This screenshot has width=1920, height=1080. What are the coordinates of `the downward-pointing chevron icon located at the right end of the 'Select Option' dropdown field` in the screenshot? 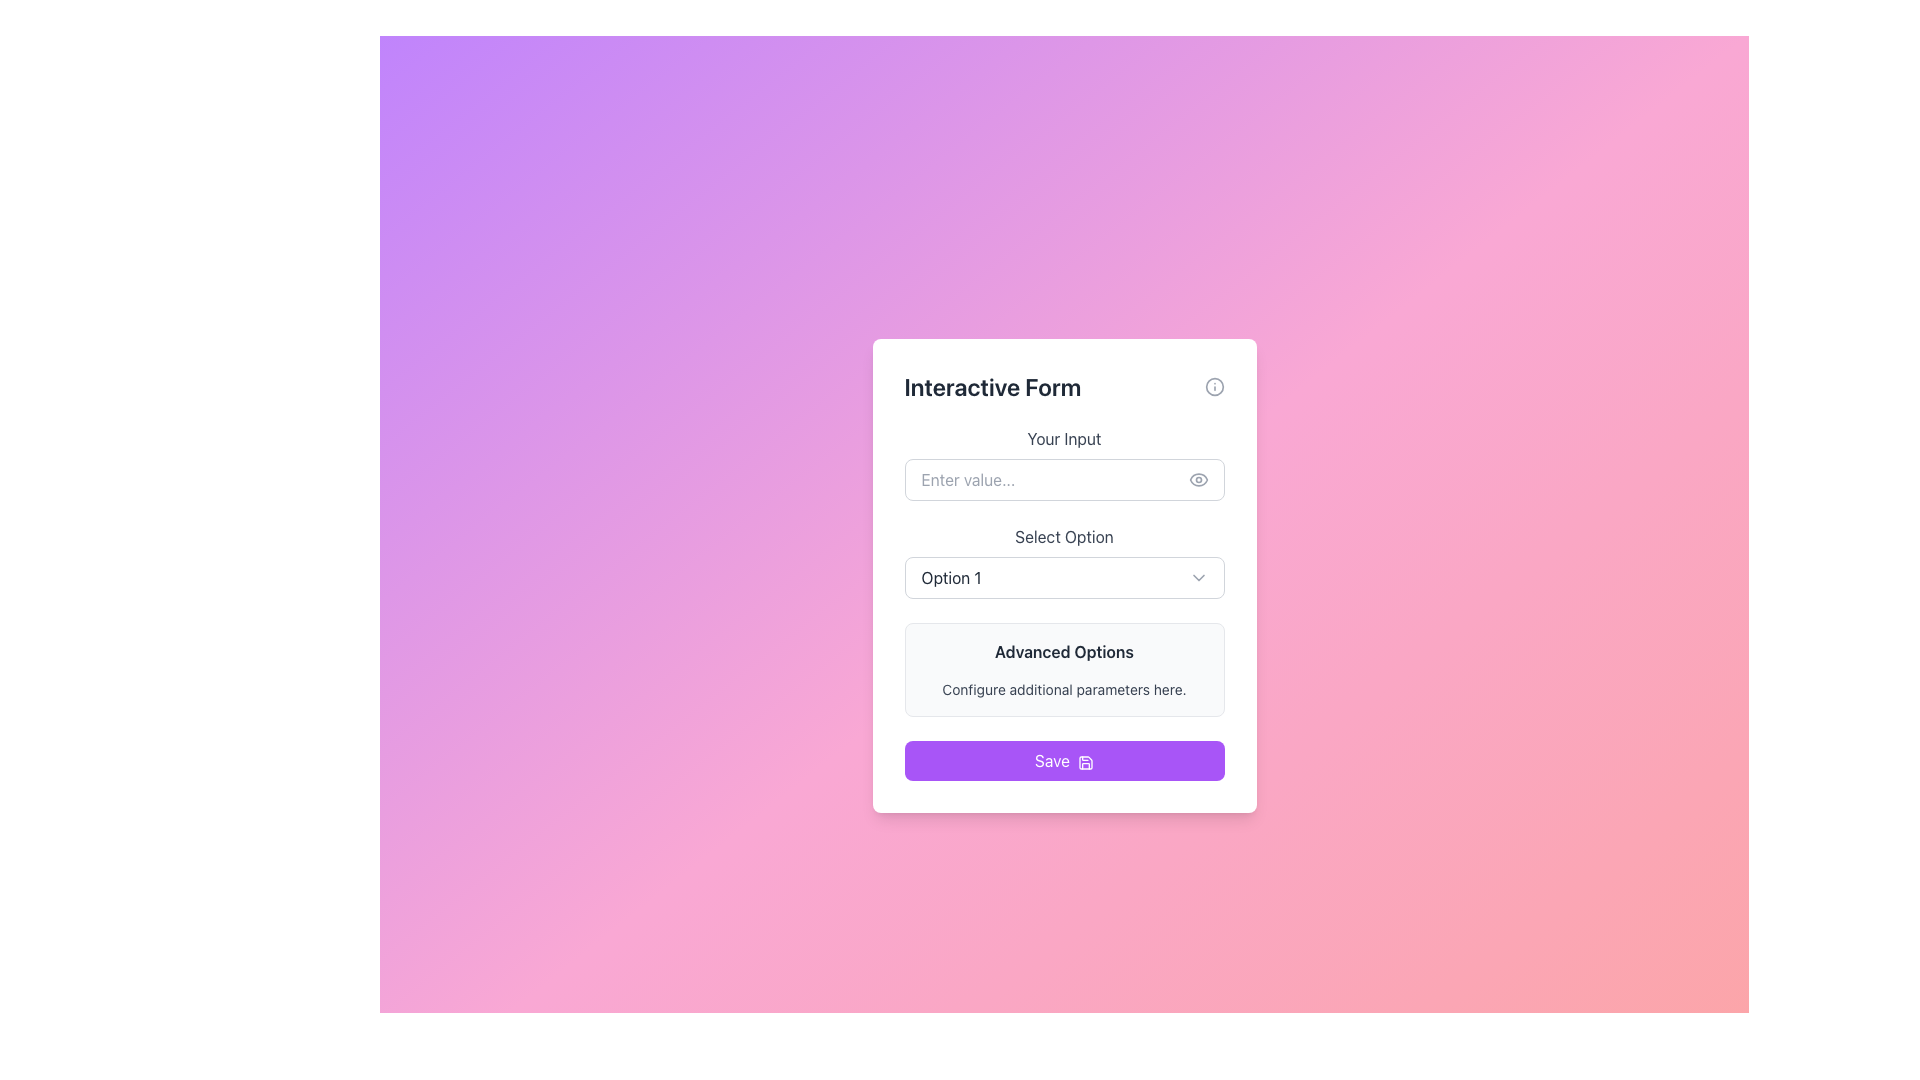 It's located at (1198, 578).